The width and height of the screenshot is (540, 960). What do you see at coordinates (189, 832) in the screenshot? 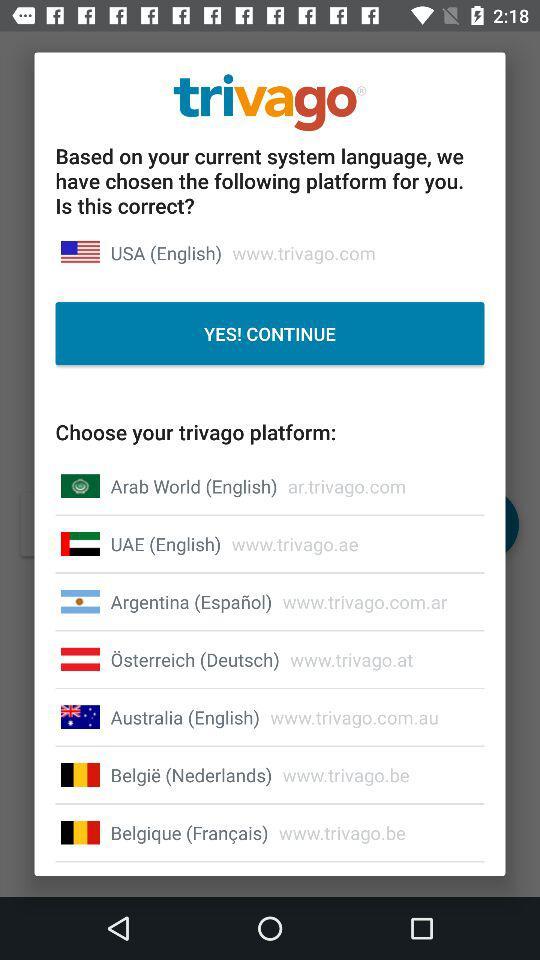
I see `the icon to the left of www.trivago.be icon` at bounding box center [189, 832].